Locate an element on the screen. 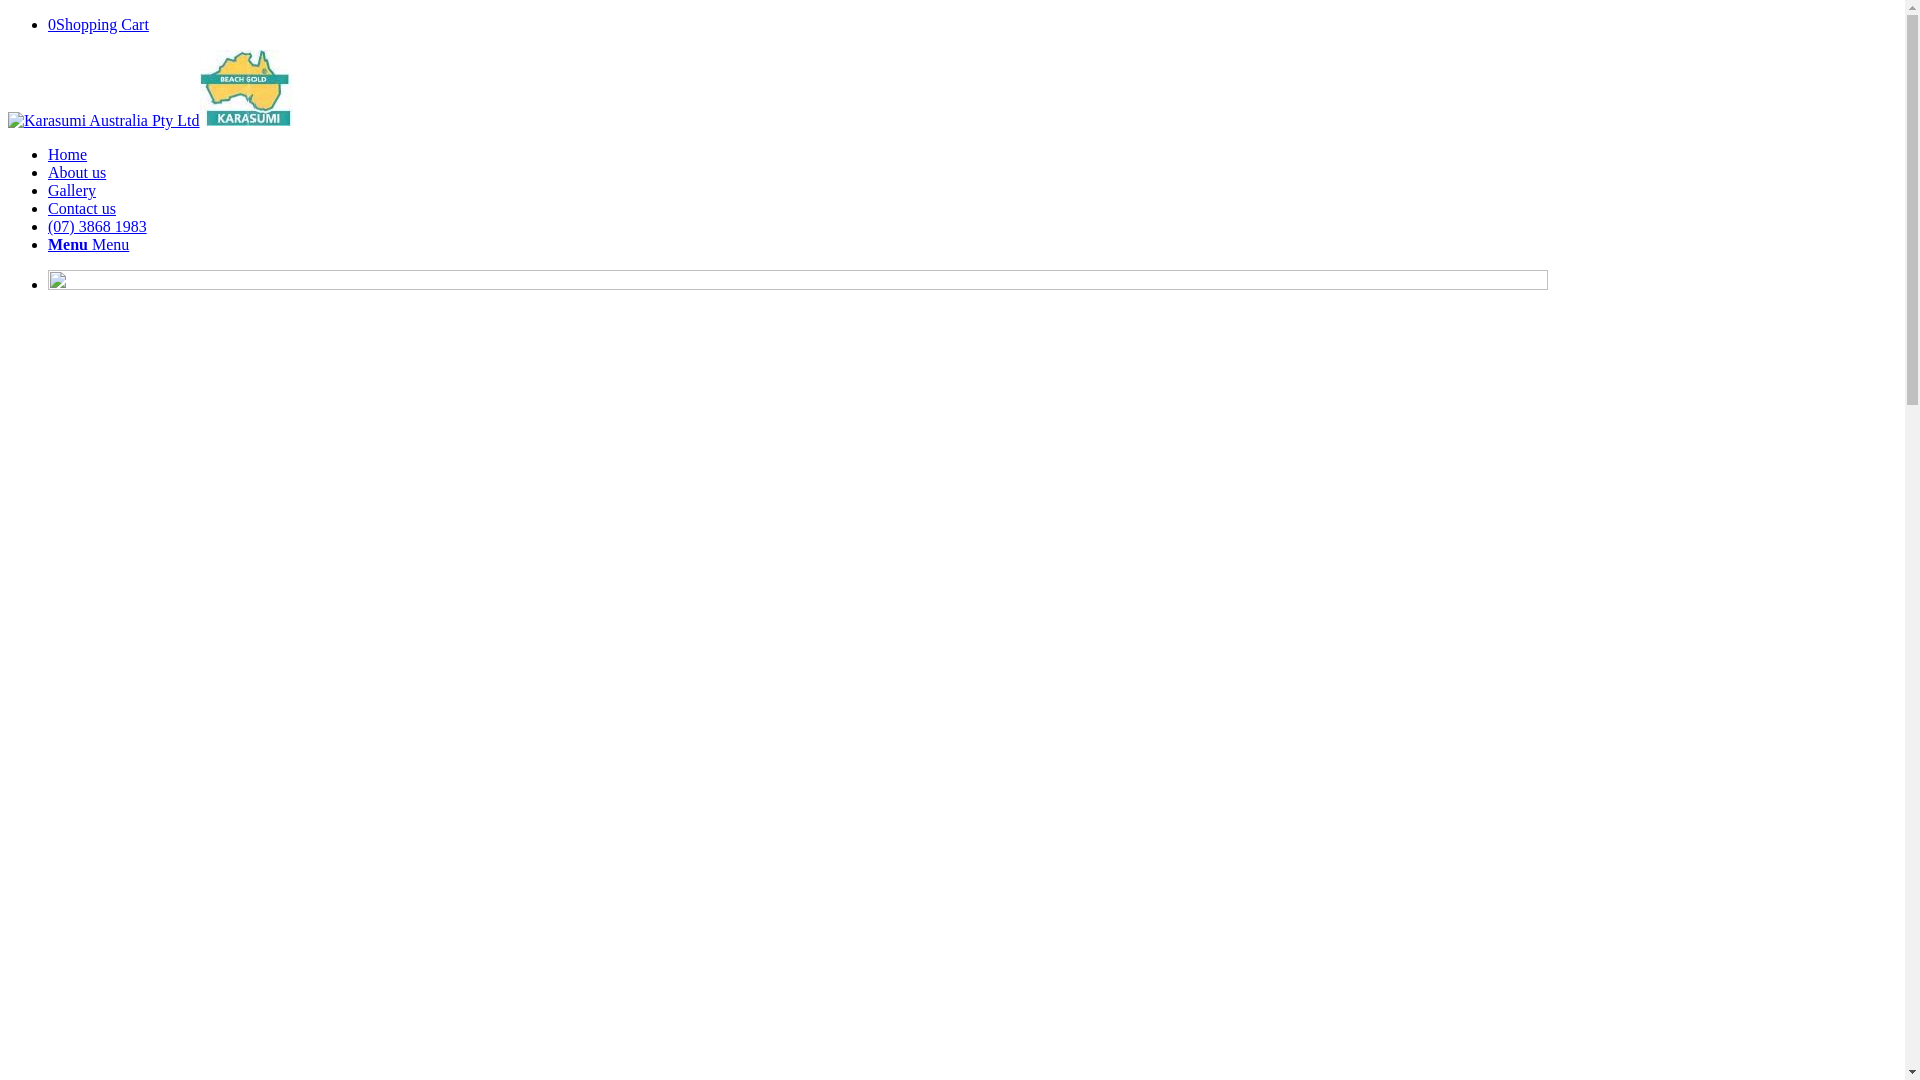  'About us' is located at coordinates (48, 171).